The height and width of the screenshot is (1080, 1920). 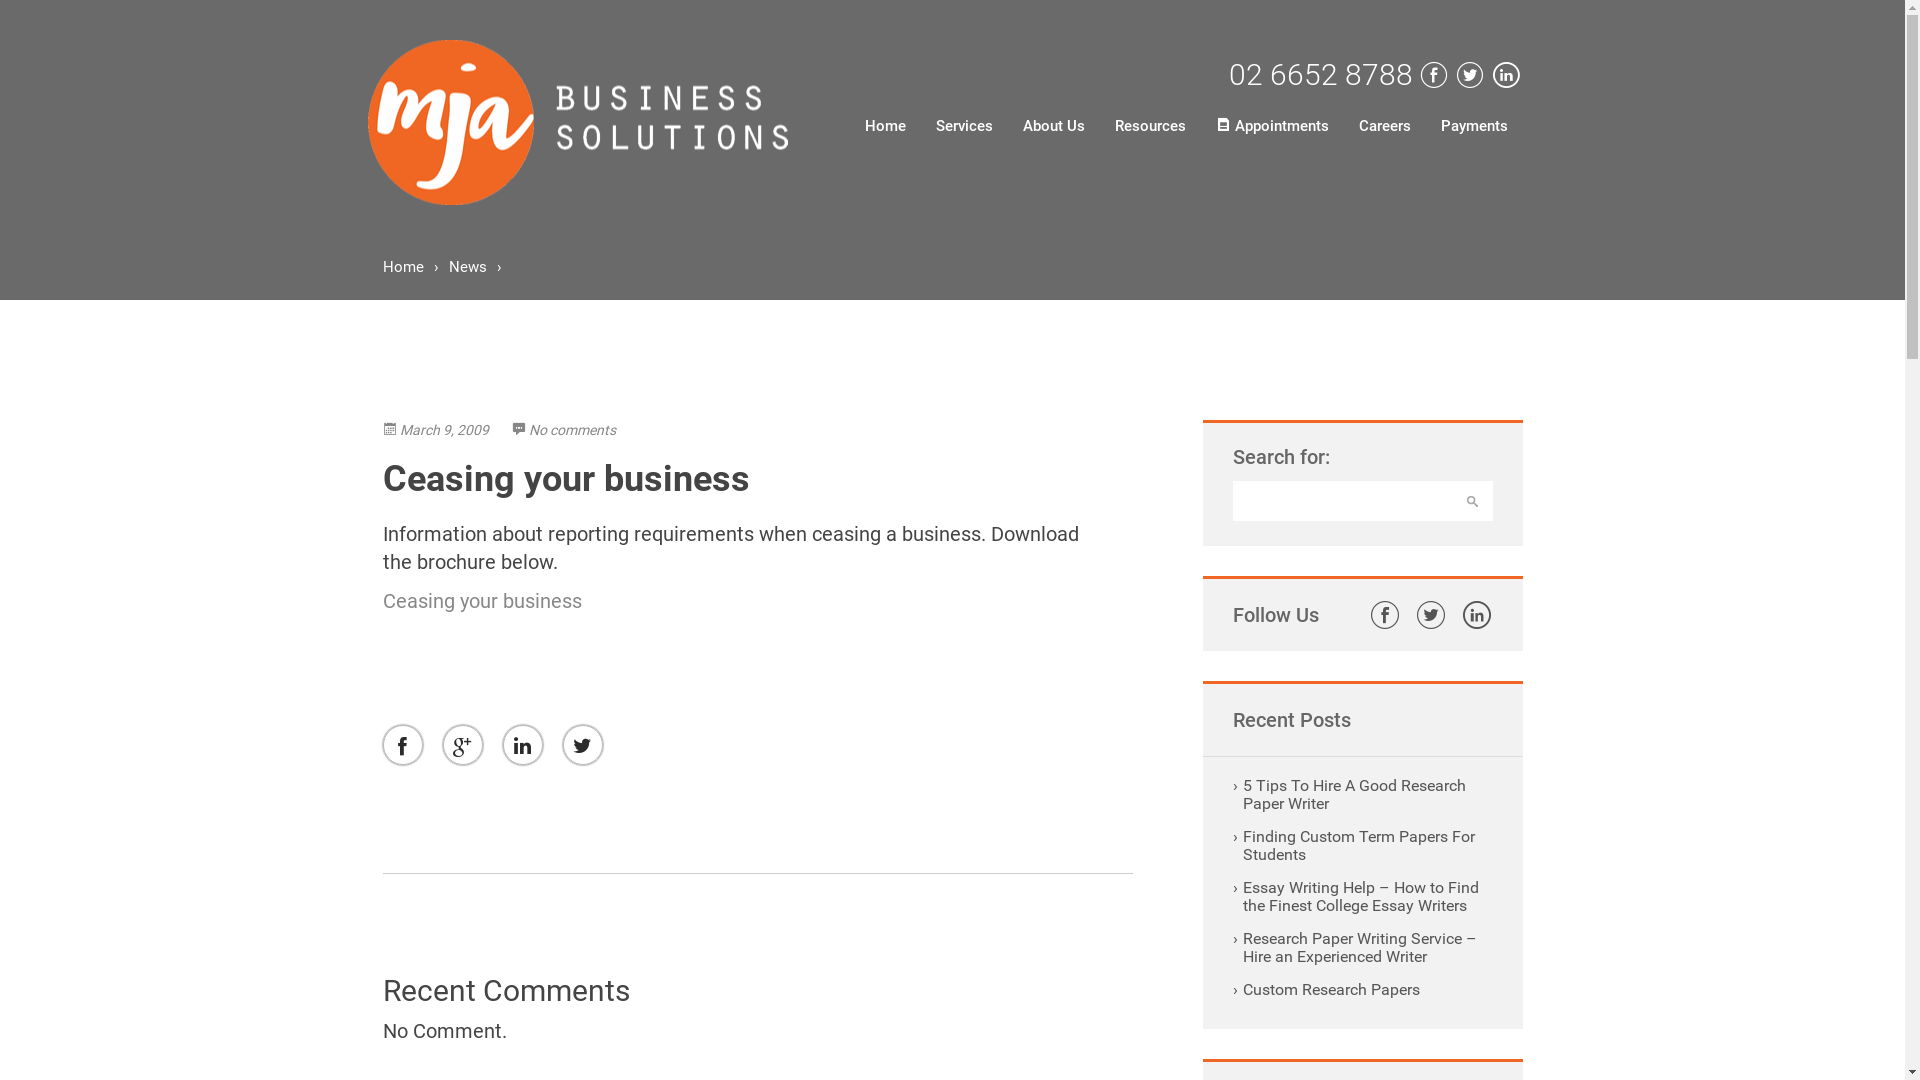 I want to click on 'Appointments', so click(x=1270, y=126).